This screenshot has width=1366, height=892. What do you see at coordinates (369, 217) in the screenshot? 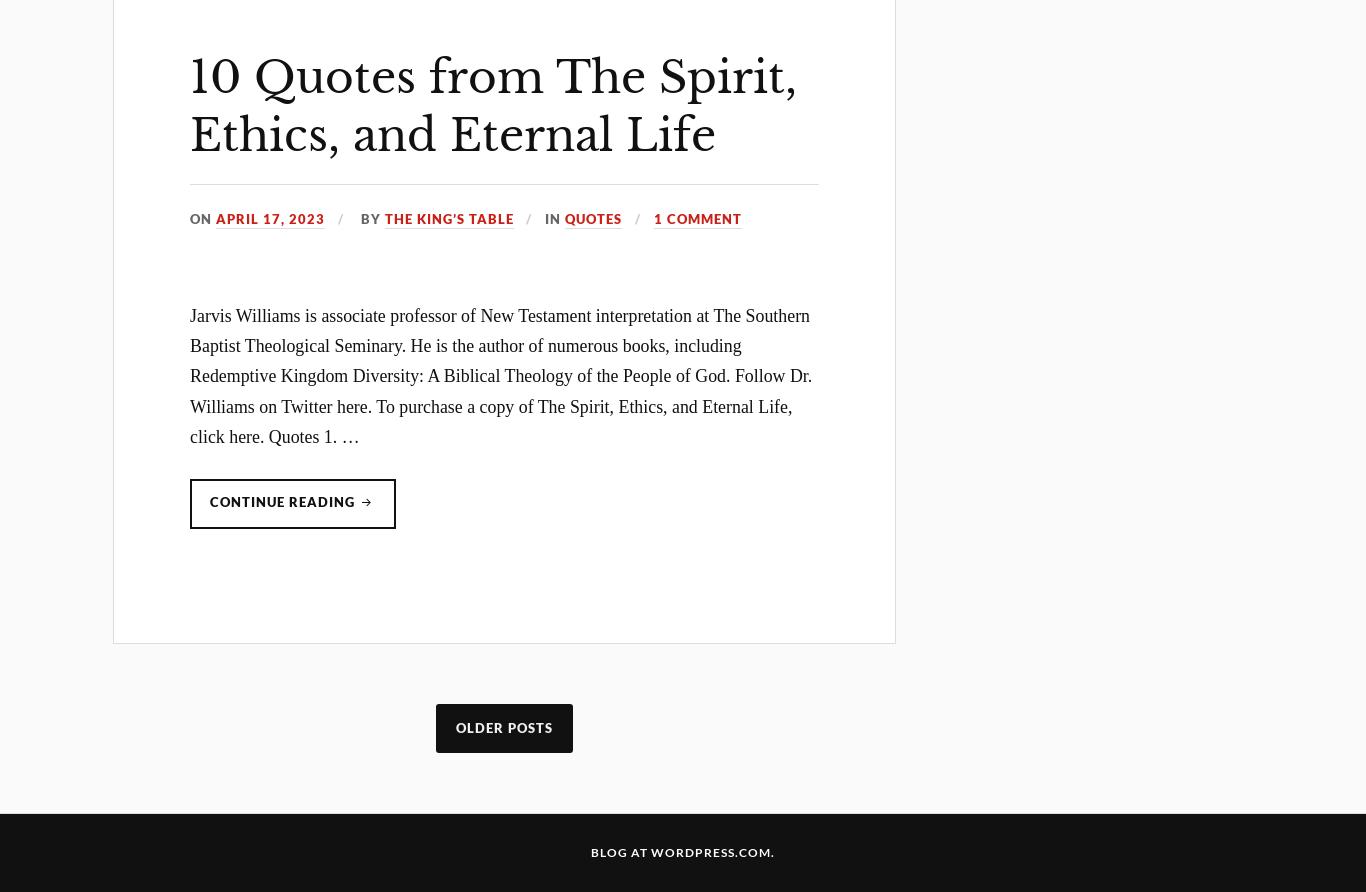
I see `'By'` at bounding box center [369, 217].